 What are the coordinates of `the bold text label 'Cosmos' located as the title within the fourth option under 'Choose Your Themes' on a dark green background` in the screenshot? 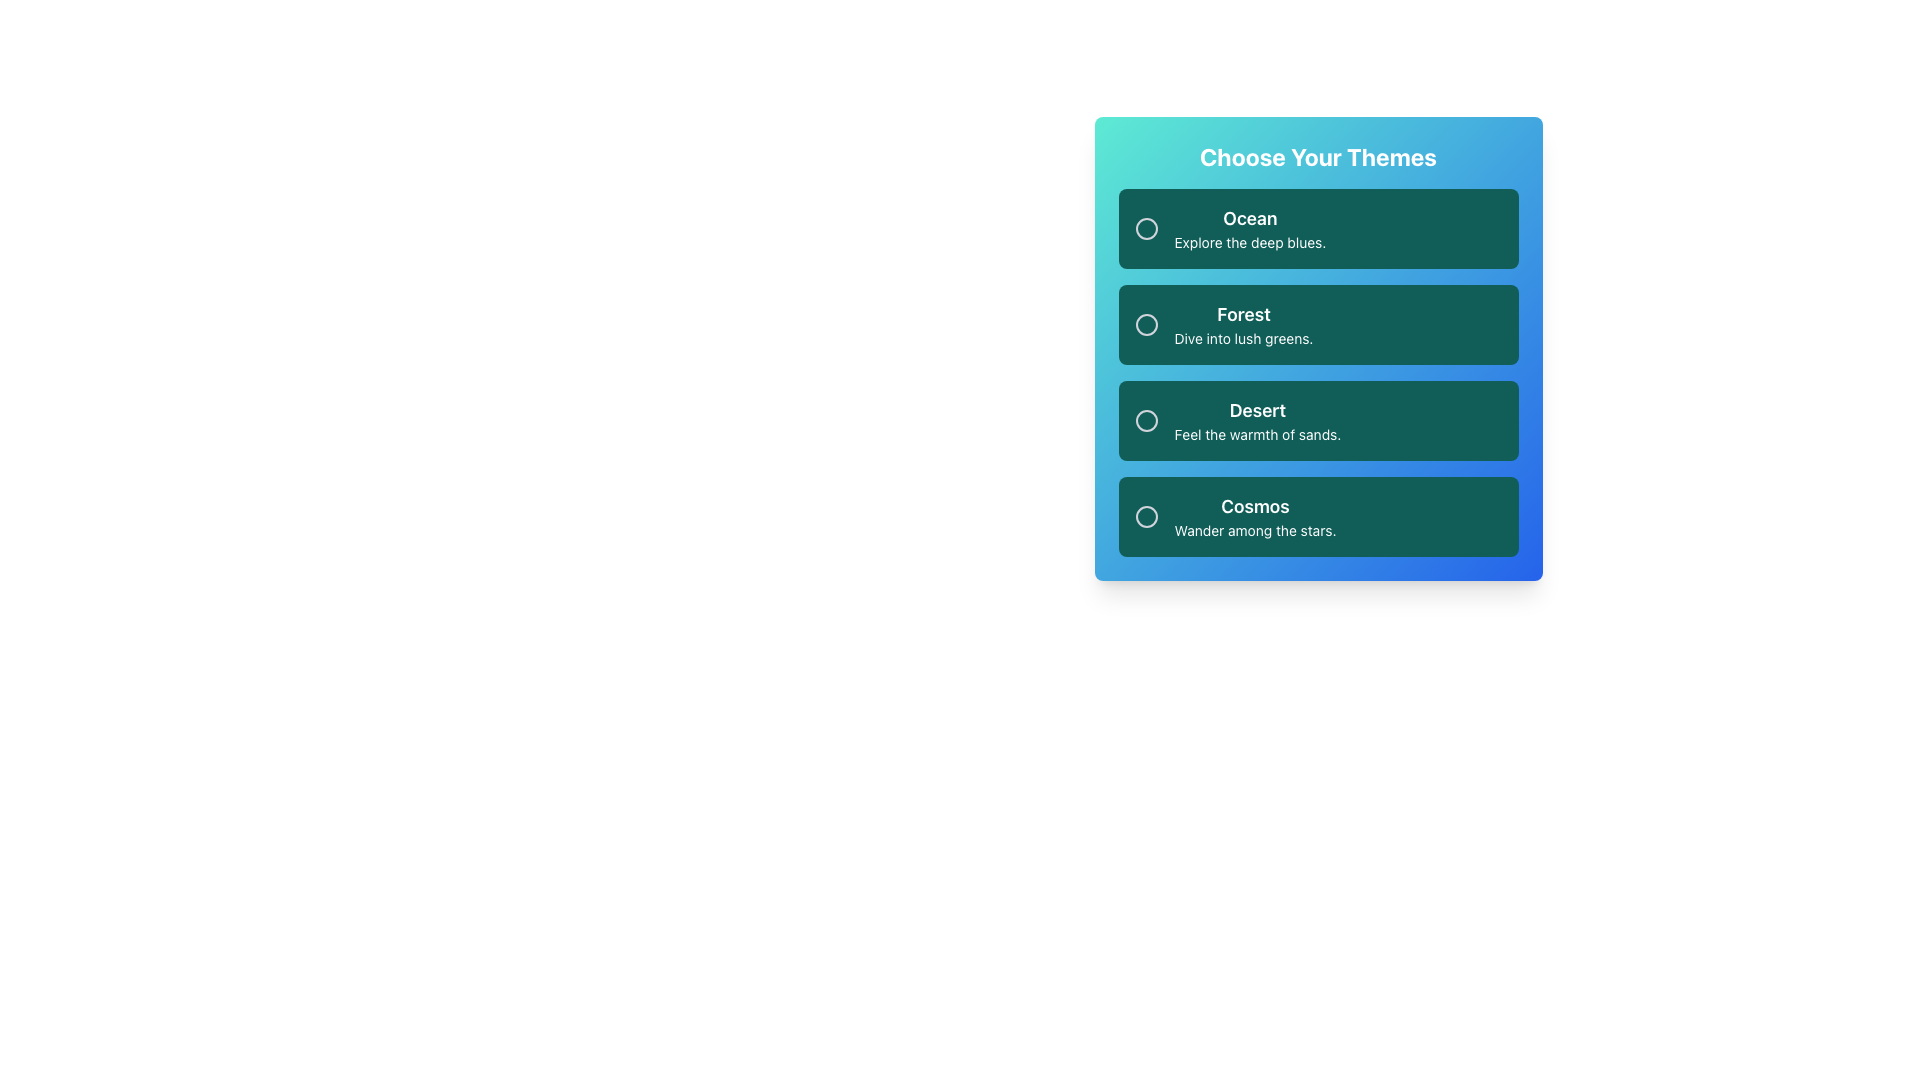 It's located at (1254, 505).